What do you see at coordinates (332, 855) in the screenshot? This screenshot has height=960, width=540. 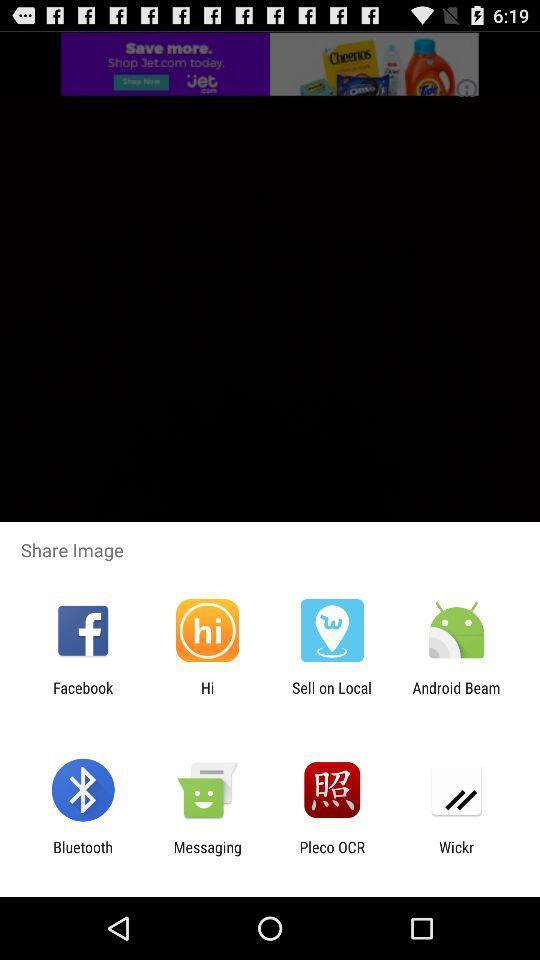 I see `pleco ocr icon` at bounding box center [332, 855].